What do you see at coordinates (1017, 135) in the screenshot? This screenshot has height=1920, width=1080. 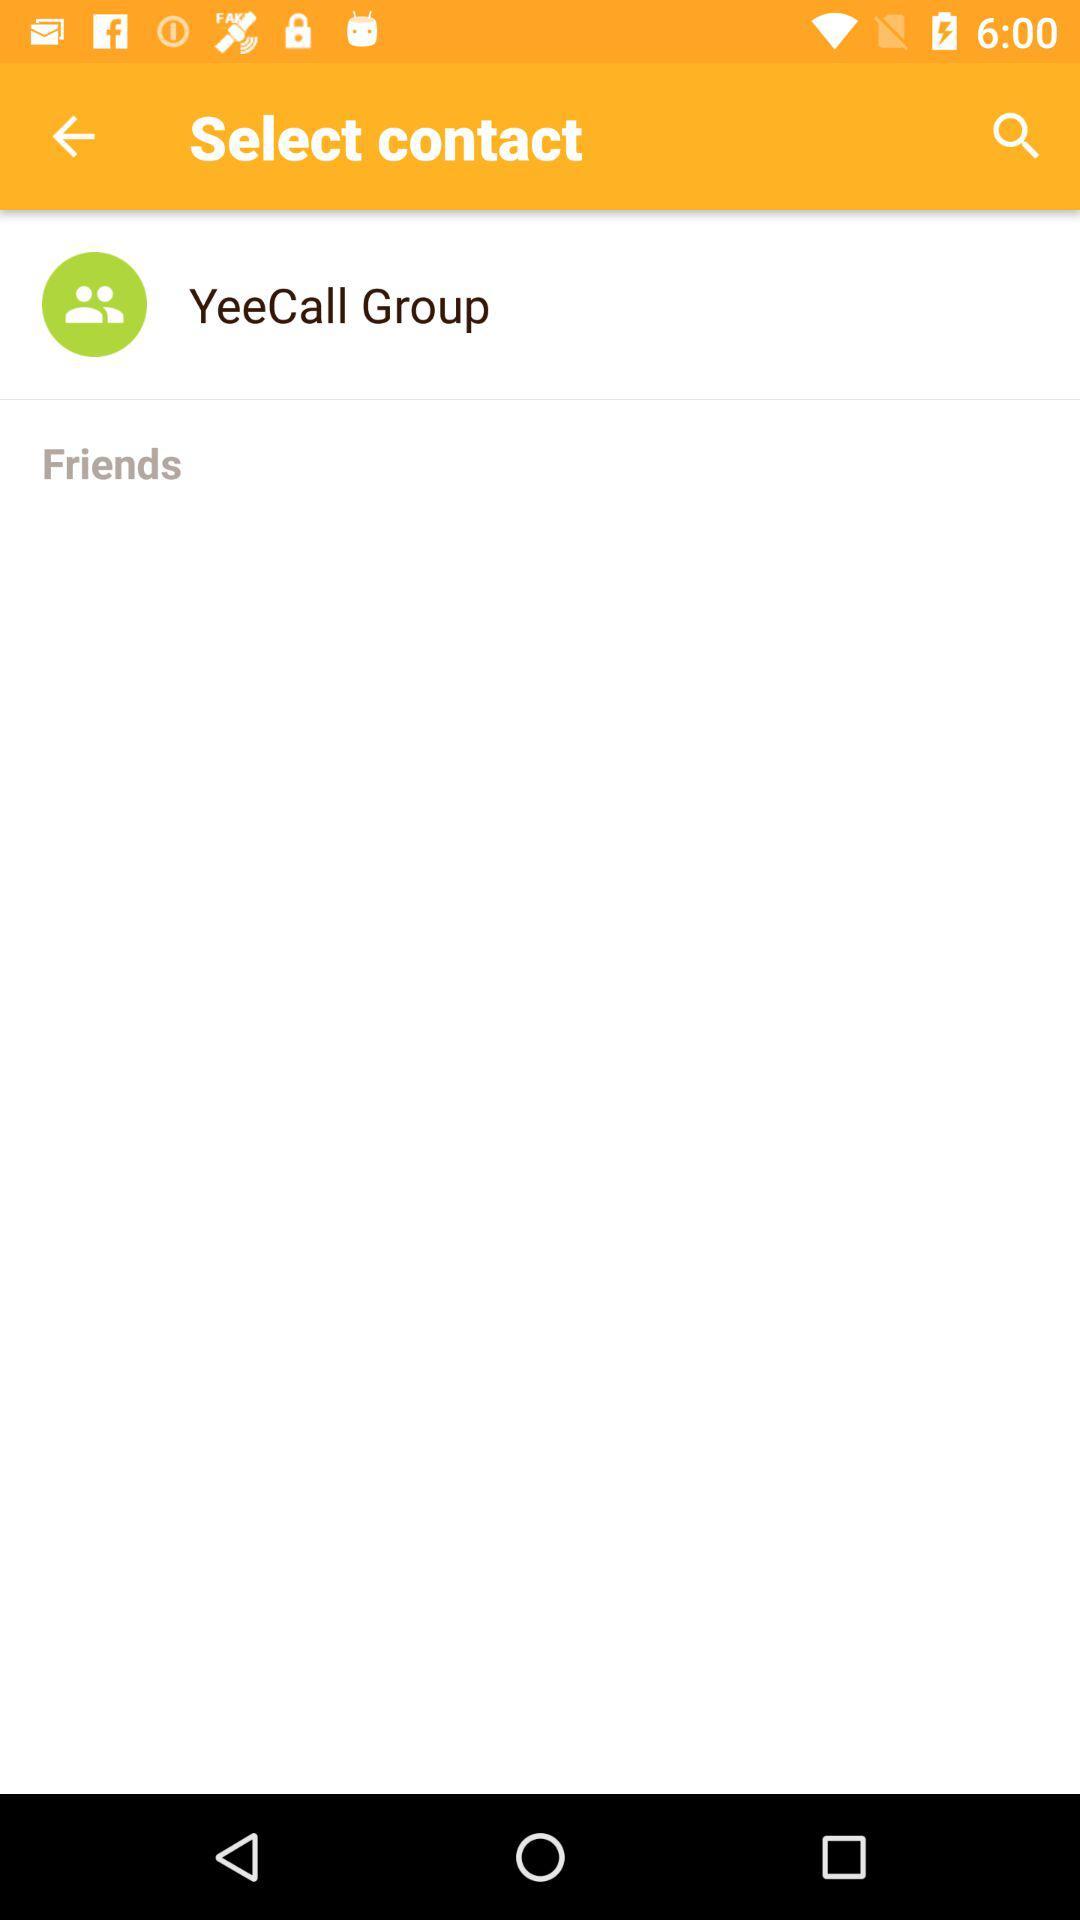 I see `item to the right of the select contact app` at bounding box center [1017, 135].